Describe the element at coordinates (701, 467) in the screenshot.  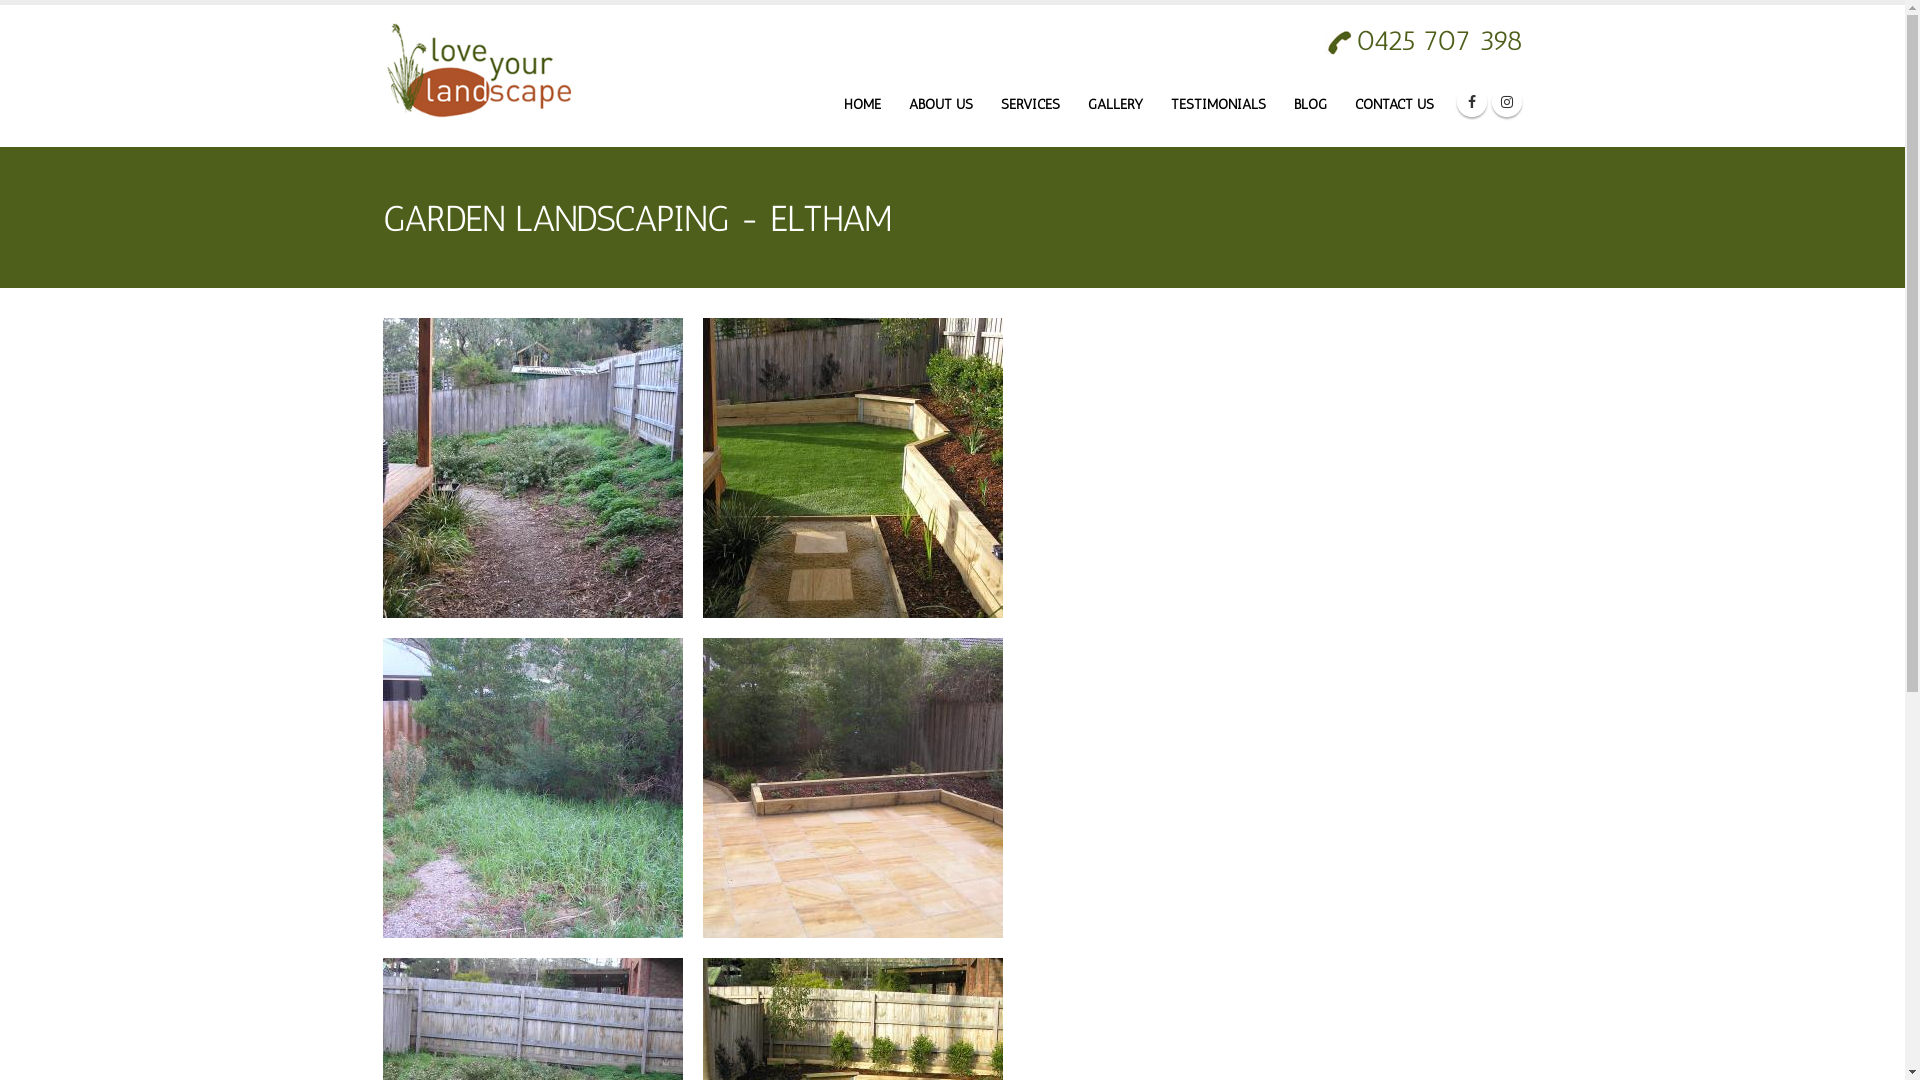
I see `'Garden landscaping - Eltham'` at that location.